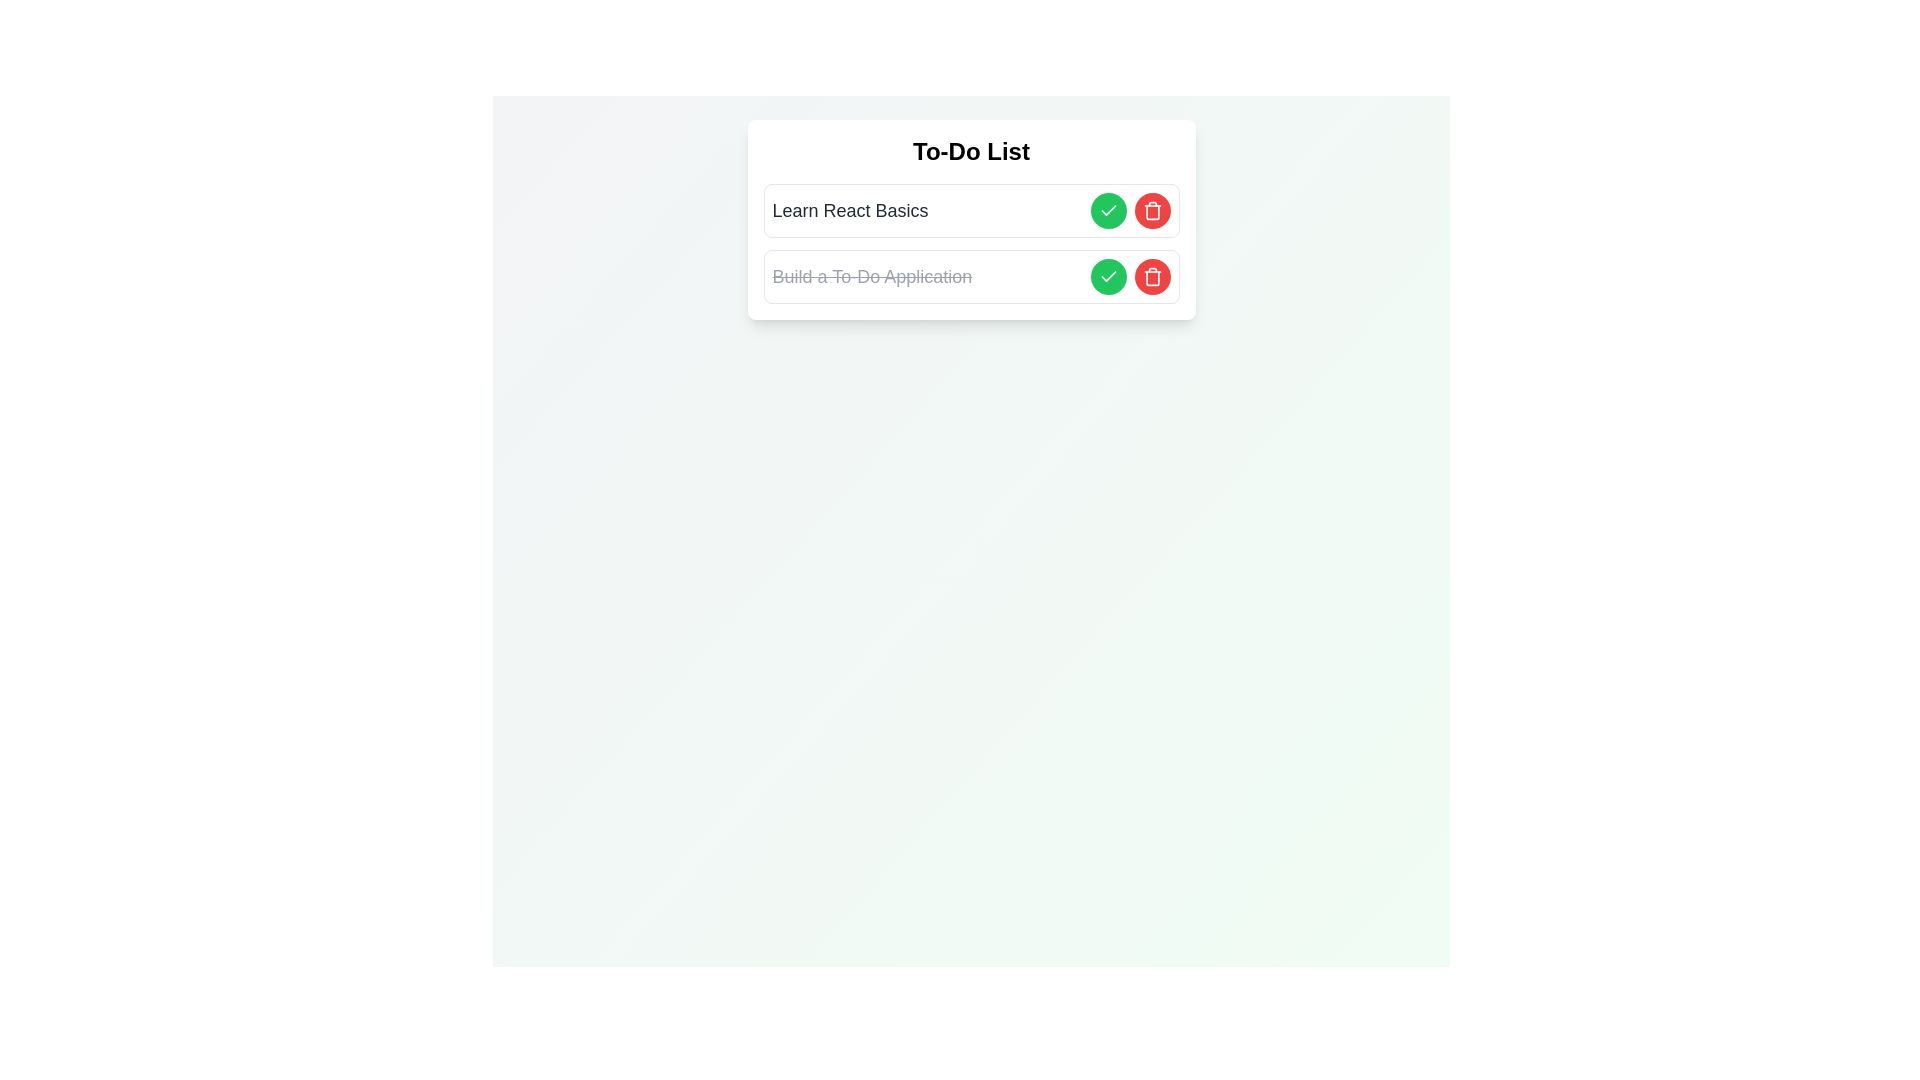  What do you see at coordinates (1152, 277) in the screenshot?
I see `the circular red delete button with a trash can icon located on the right side of the row for the 'Build a To-Do Application' task` at bounding box center [1152, 277].